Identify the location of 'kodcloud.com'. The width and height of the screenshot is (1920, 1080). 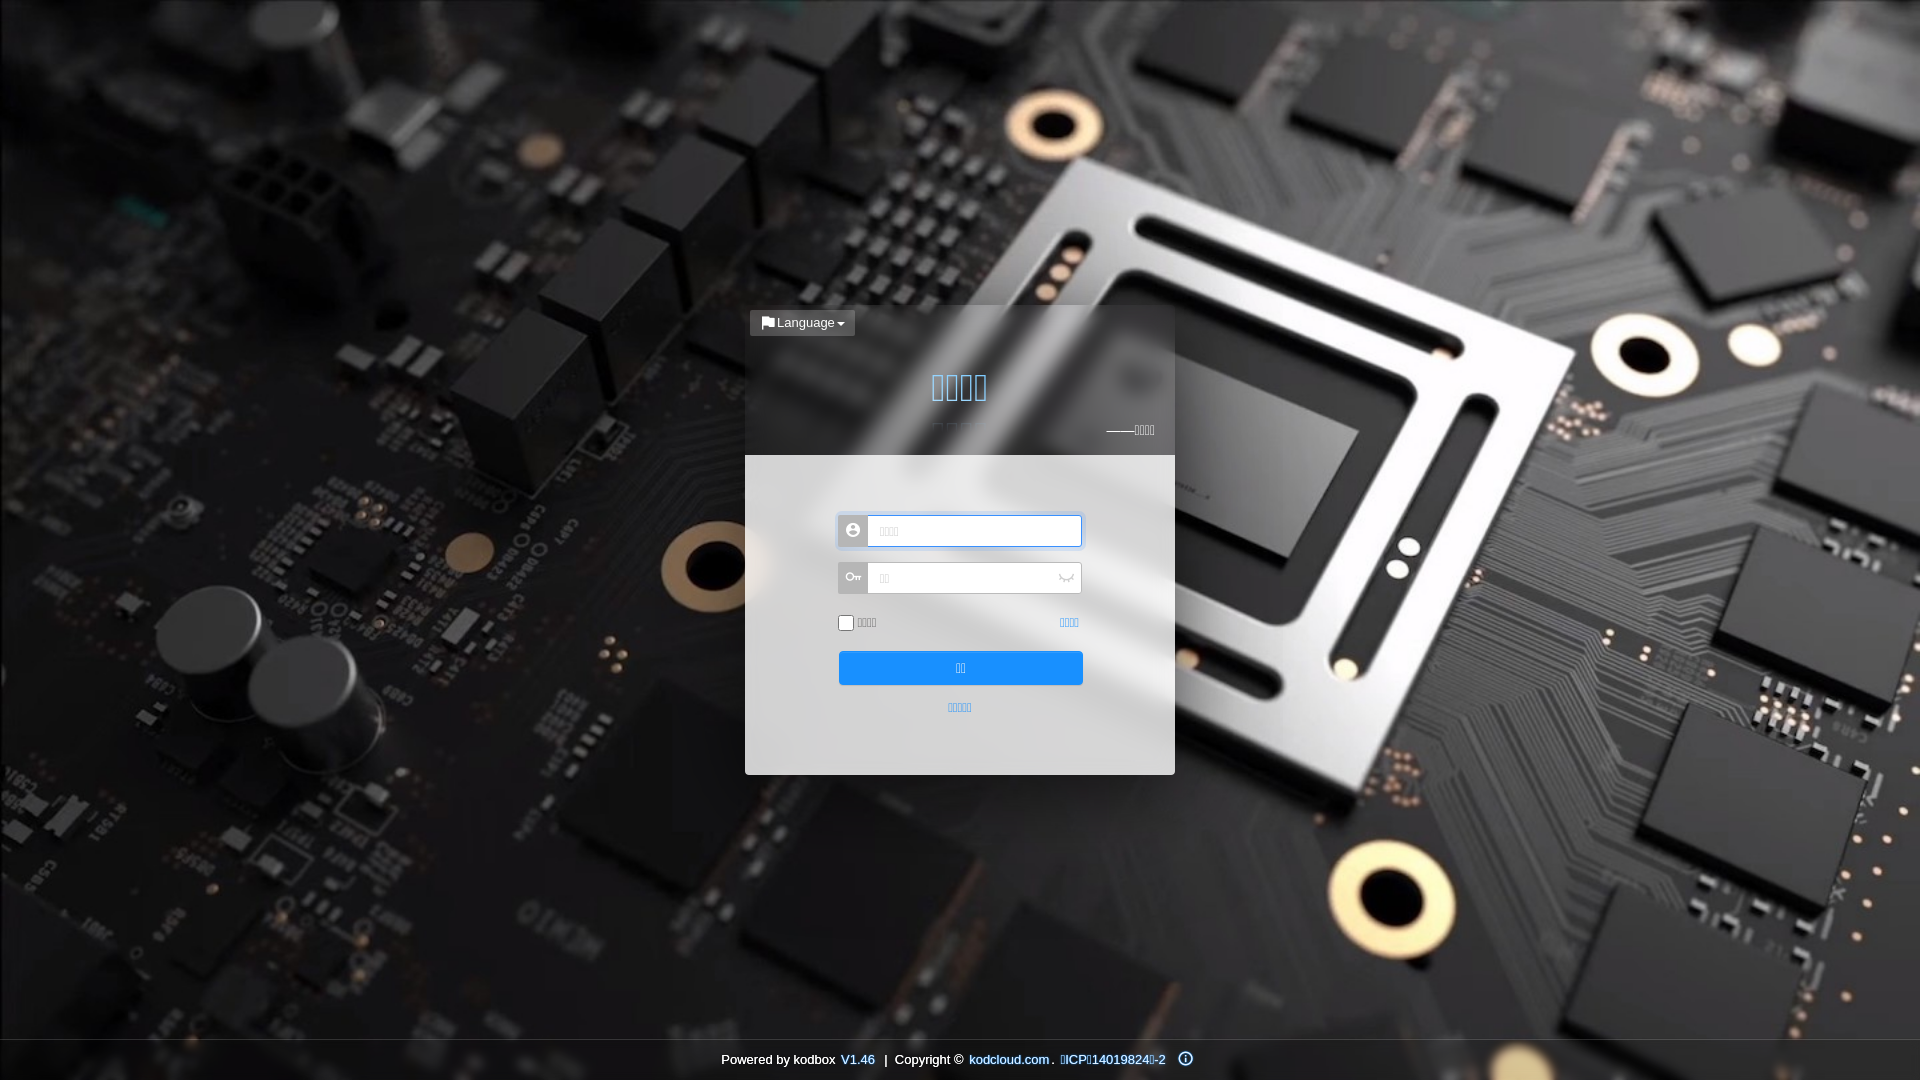
(966, 1058).